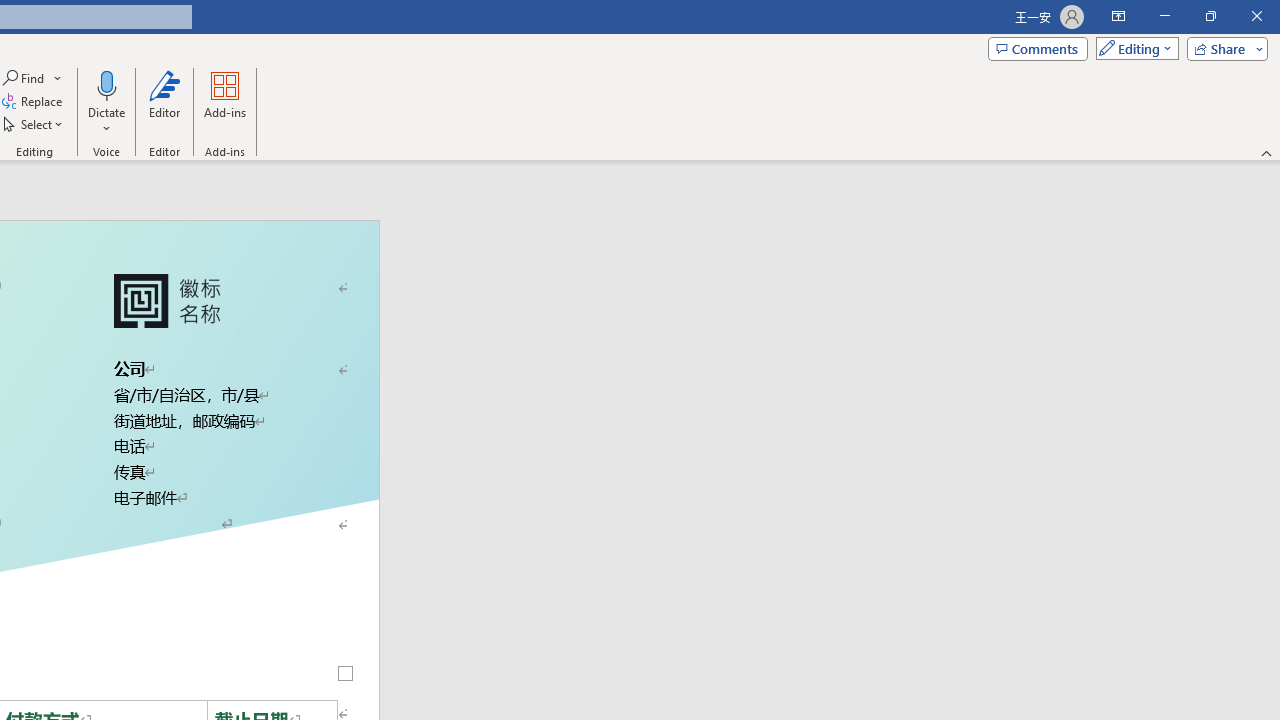 Image resolution: width=1280 pixels, height=720 pixels. I want to click on 'Minimize', so click(1164, 16).